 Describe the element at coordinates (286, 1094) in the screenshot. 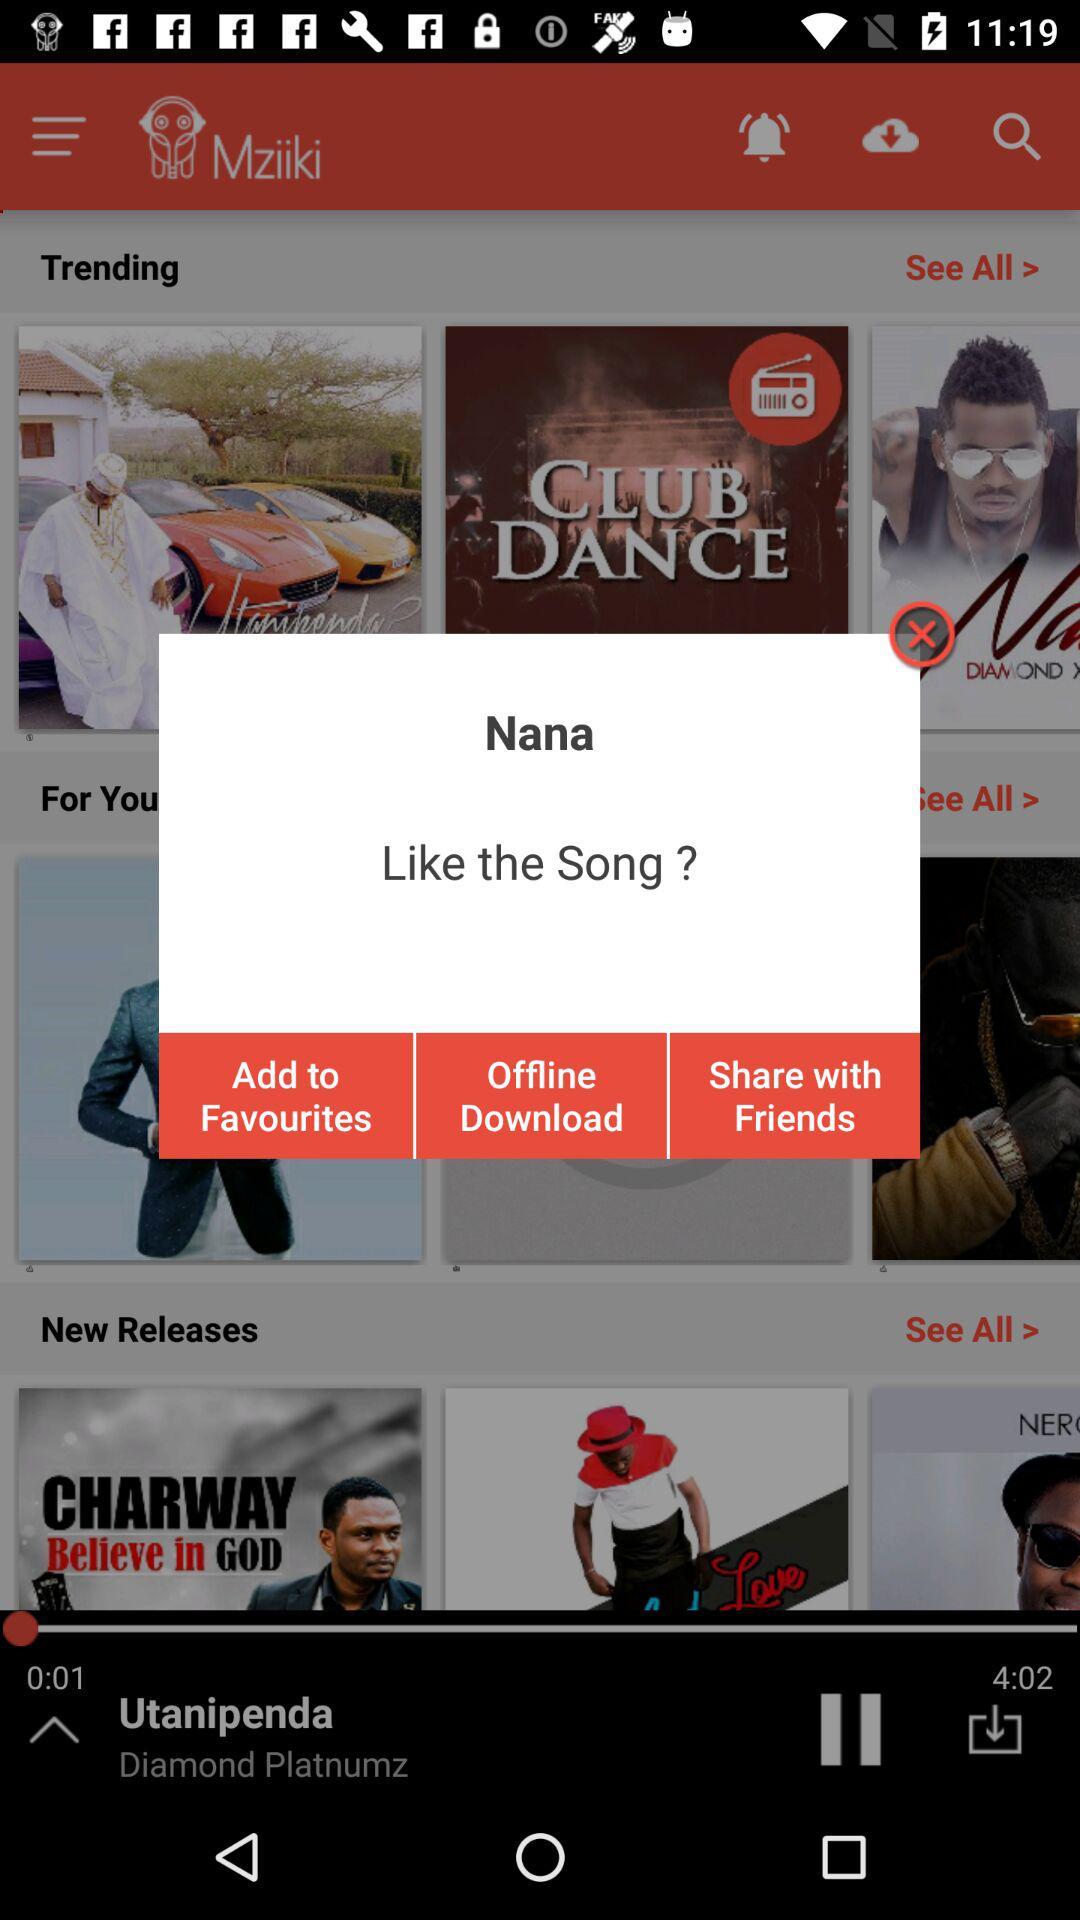

I see `add to favourites on the left` at that location.